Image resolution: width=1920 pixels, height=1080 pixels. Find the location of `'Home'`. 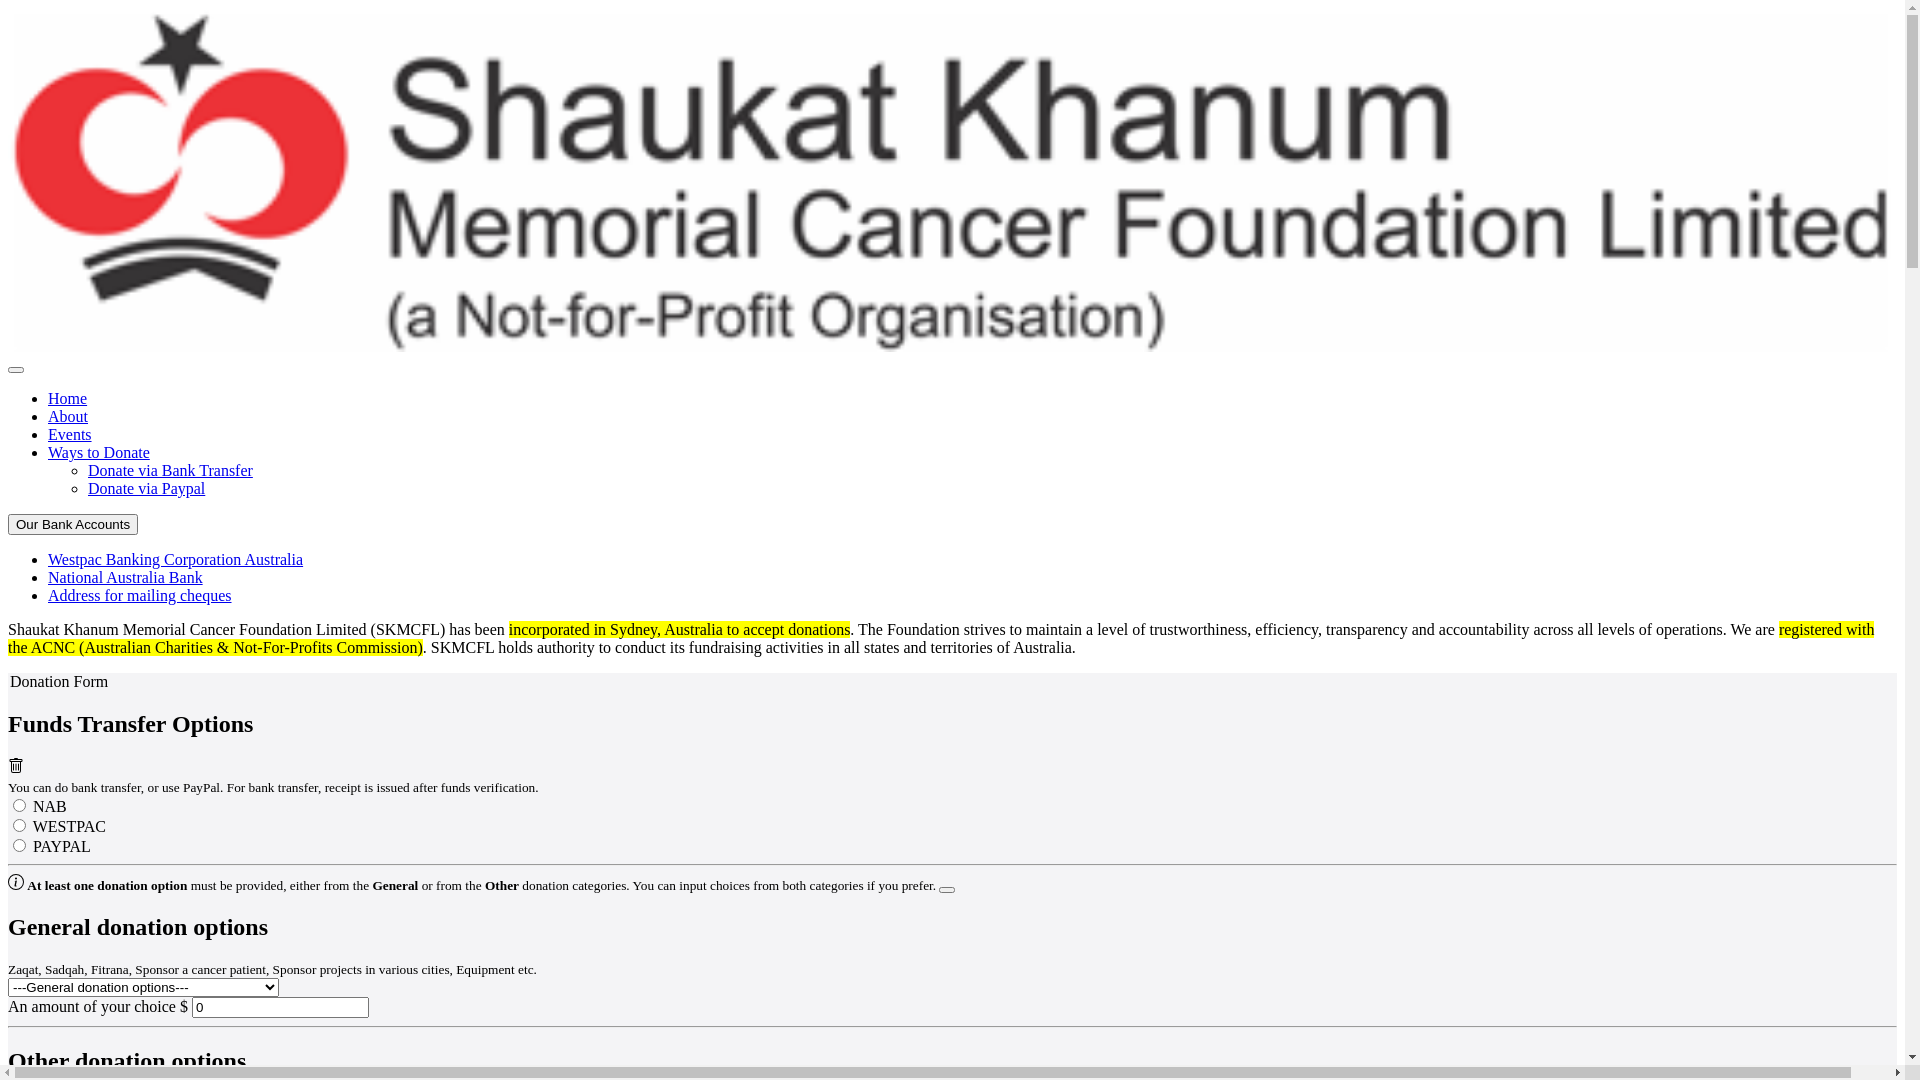

'Home' is located at coordinates (67, 398).